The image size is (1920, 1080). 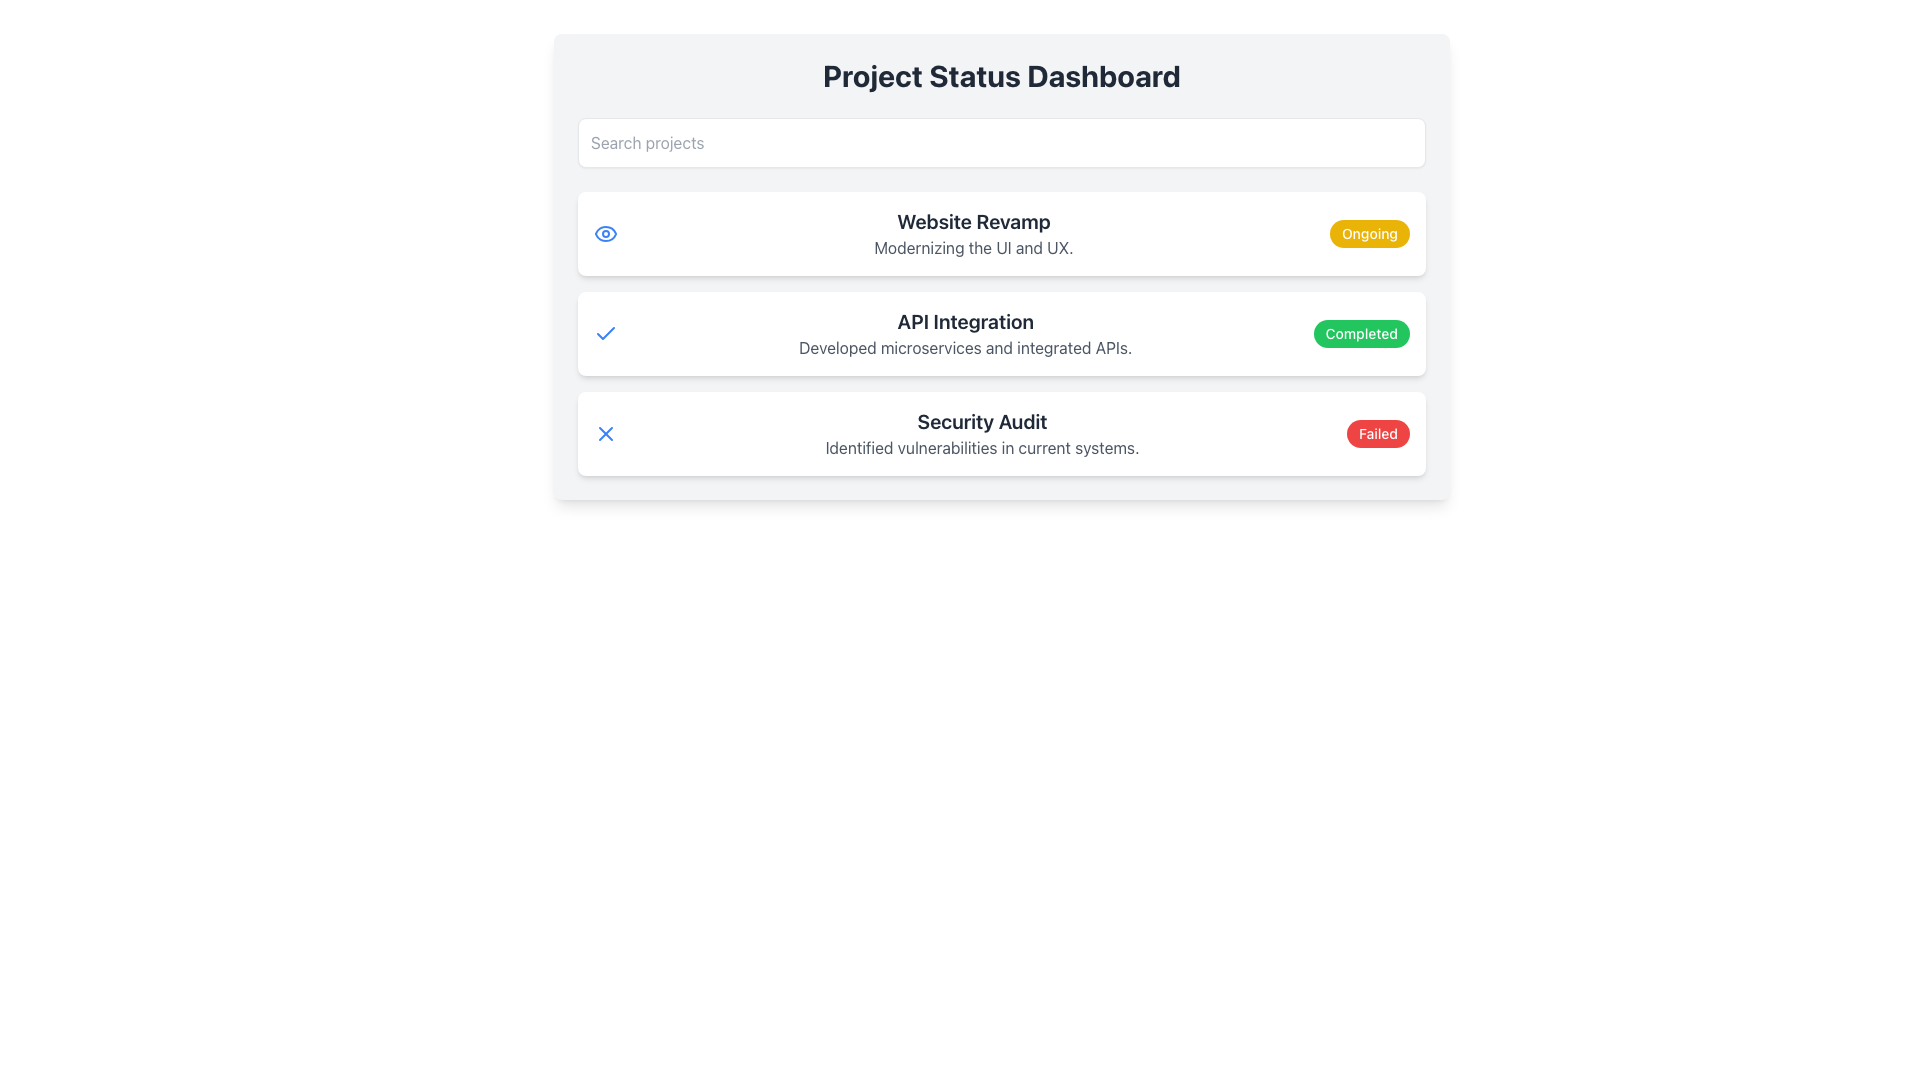 I want to click on the bottom-left to top-right diagonal line segment of the 'X' icon in the SVG graphic, which is located to the left of the 'Security Audit' row in the dashboard list, so click(x=604, y=433).